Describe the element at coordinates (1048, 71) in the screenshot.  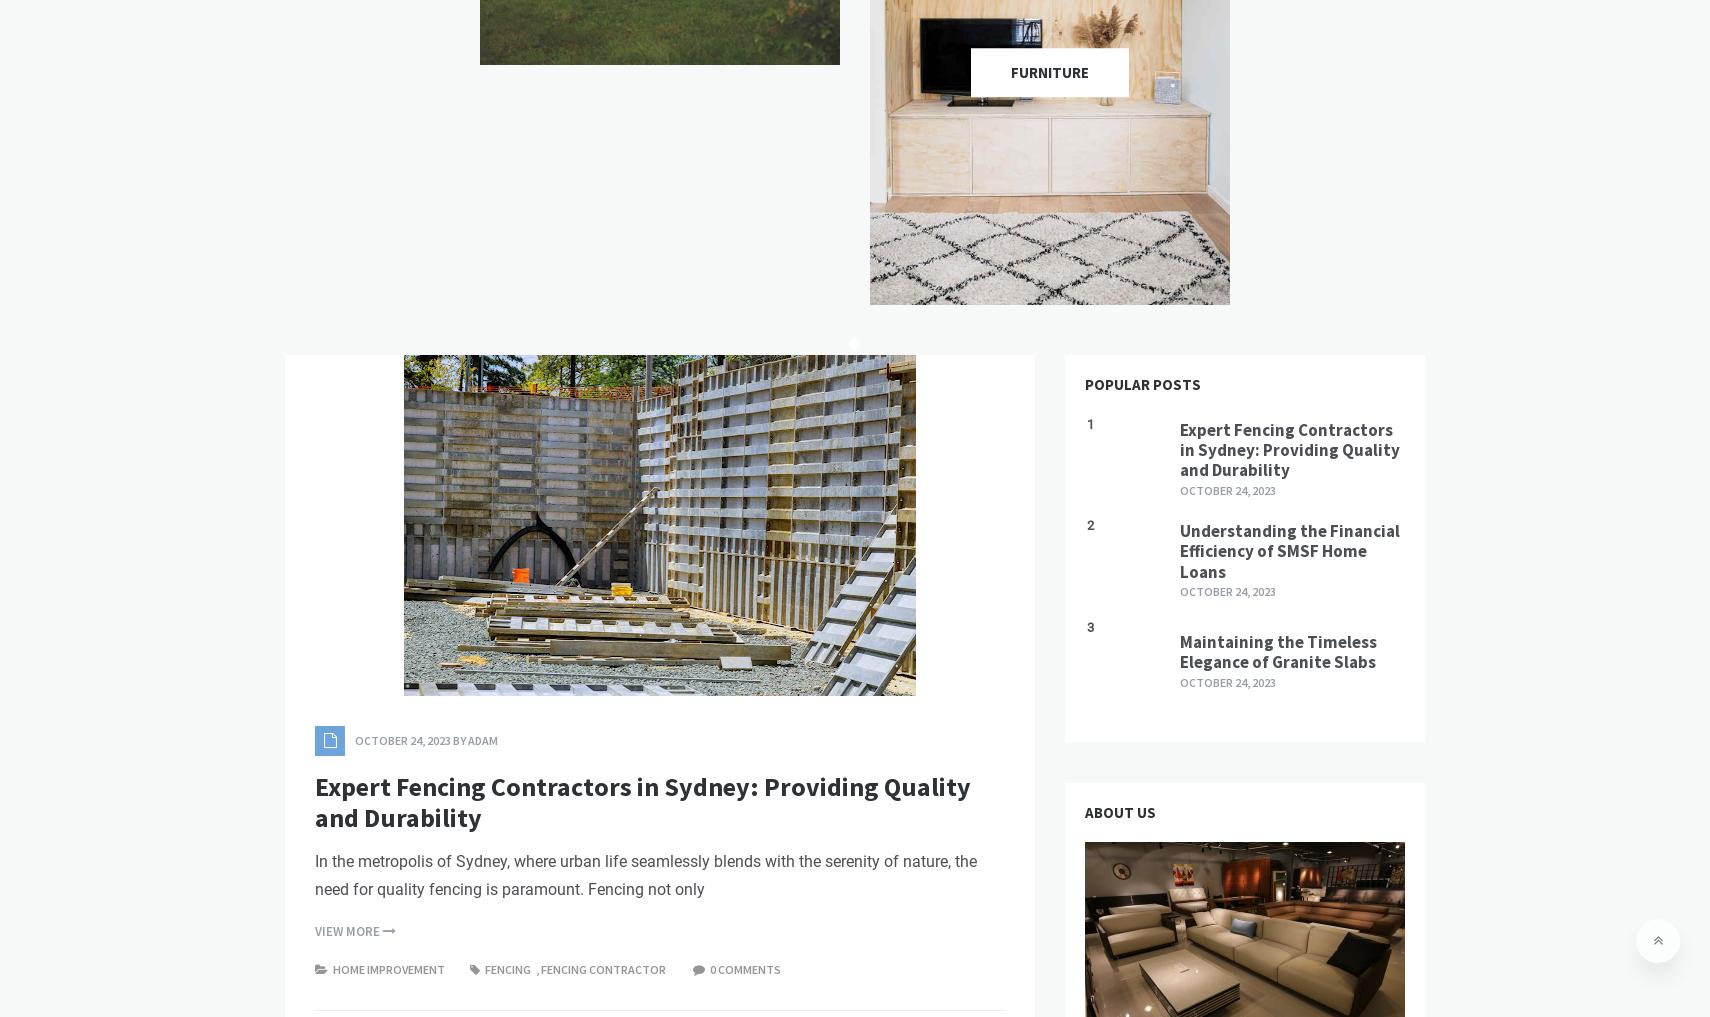
I see `'Furniture'` at that location.